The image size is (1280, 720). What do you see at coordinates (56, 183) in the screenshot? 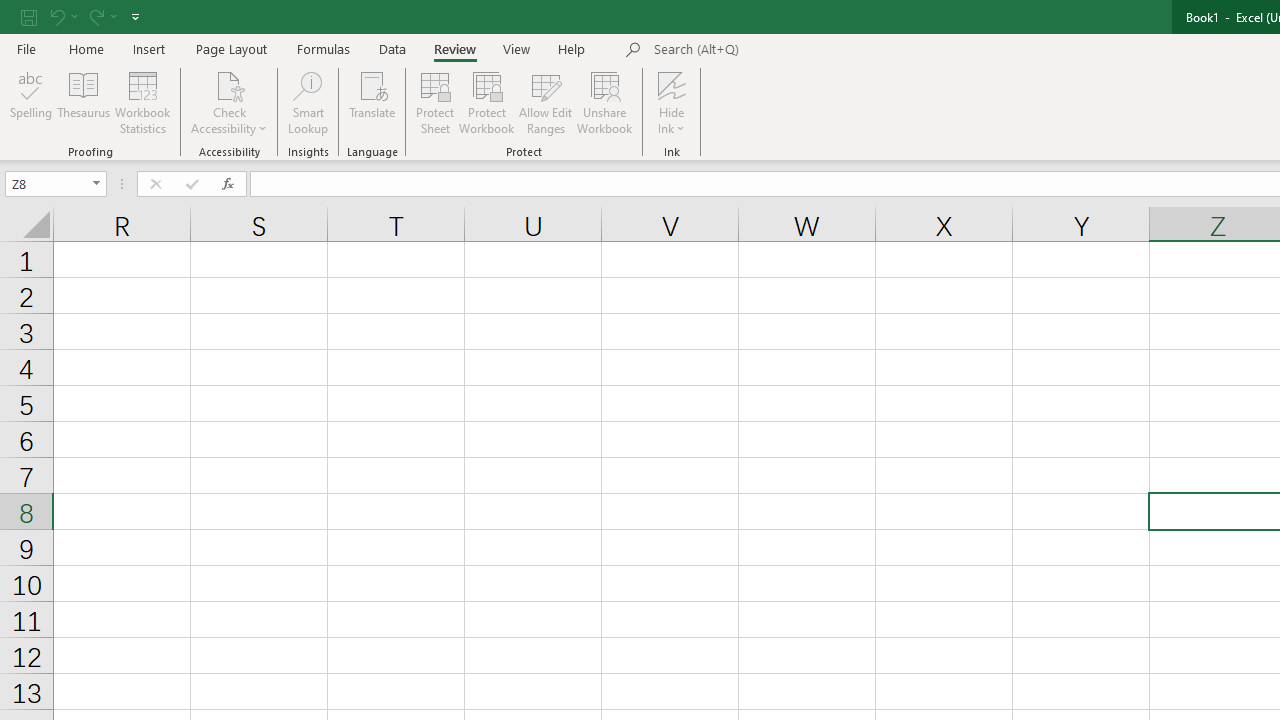
I see `'Name Box'` at bounding box center [56, 183].